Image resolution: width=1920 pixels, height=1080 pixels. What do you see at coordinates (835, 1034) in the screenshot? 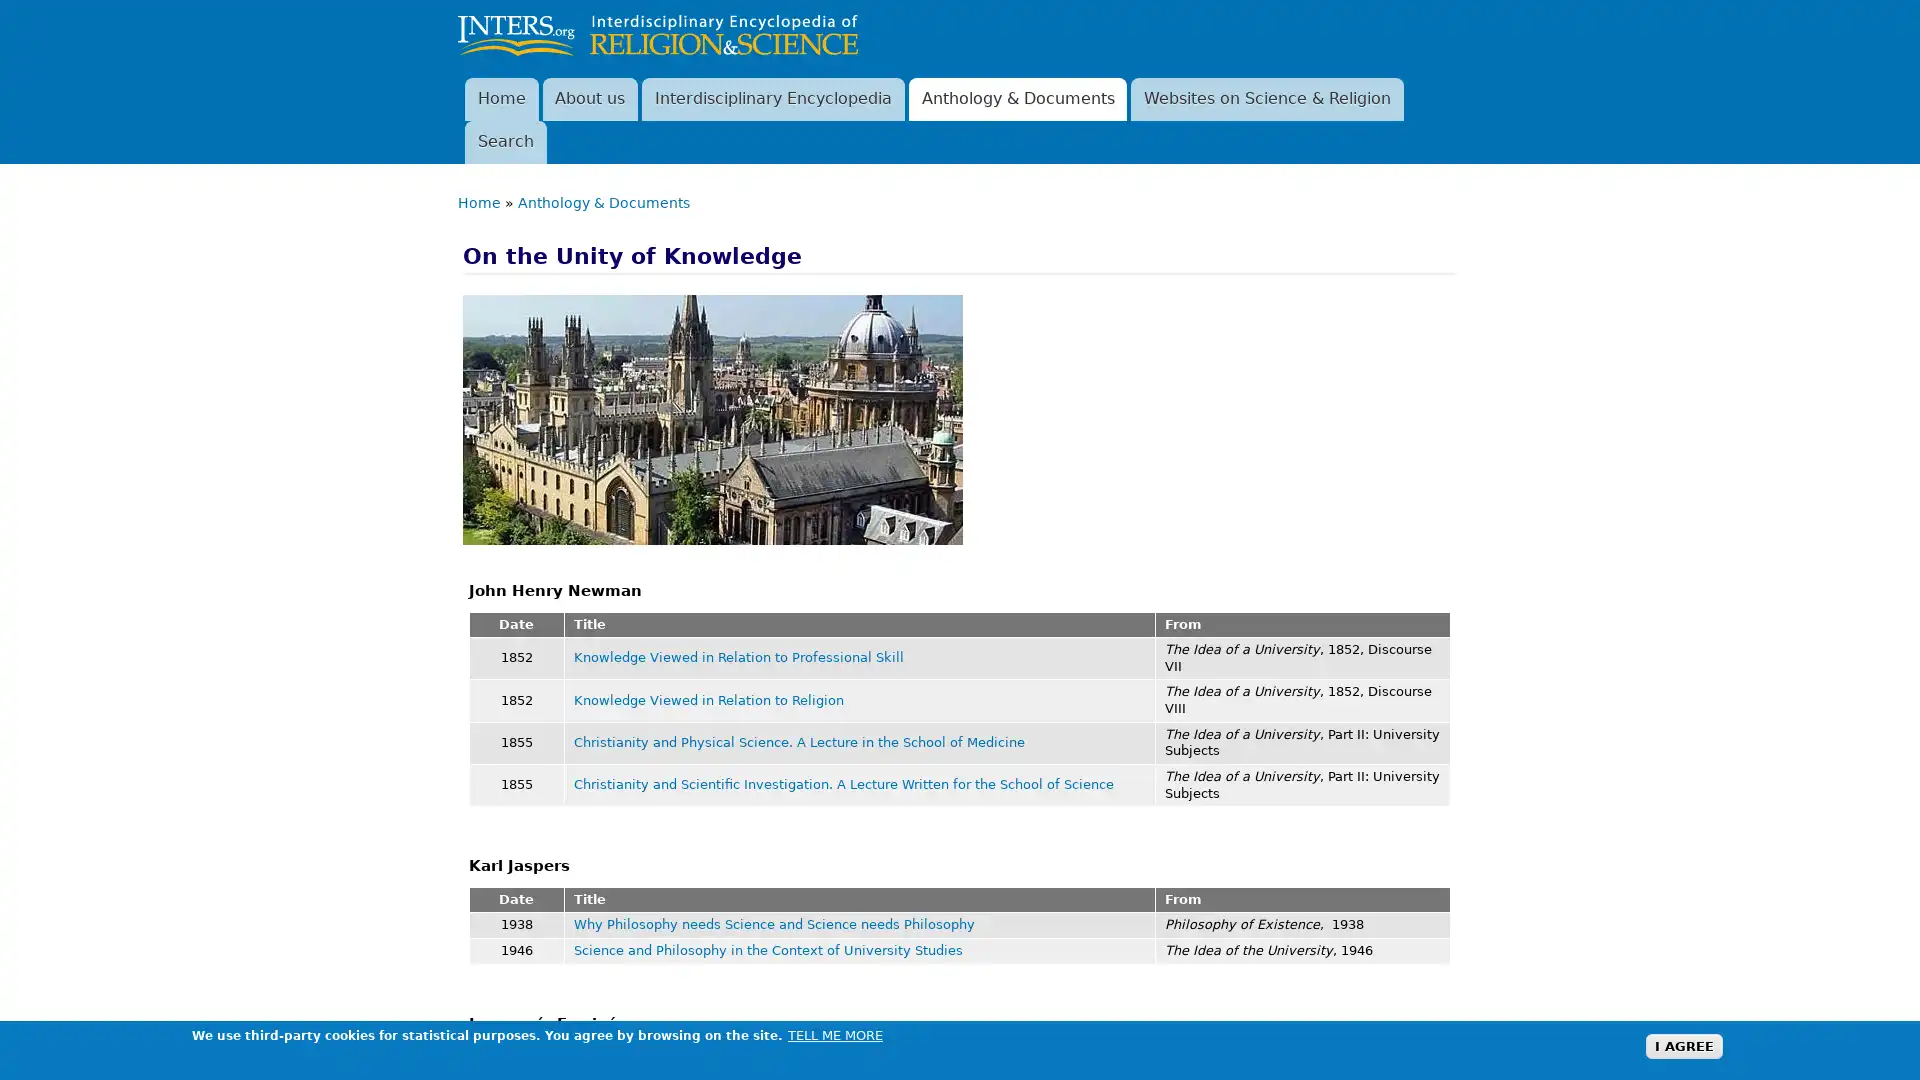
I see `TELL ME MORE` at bounding box center [835, 1034].